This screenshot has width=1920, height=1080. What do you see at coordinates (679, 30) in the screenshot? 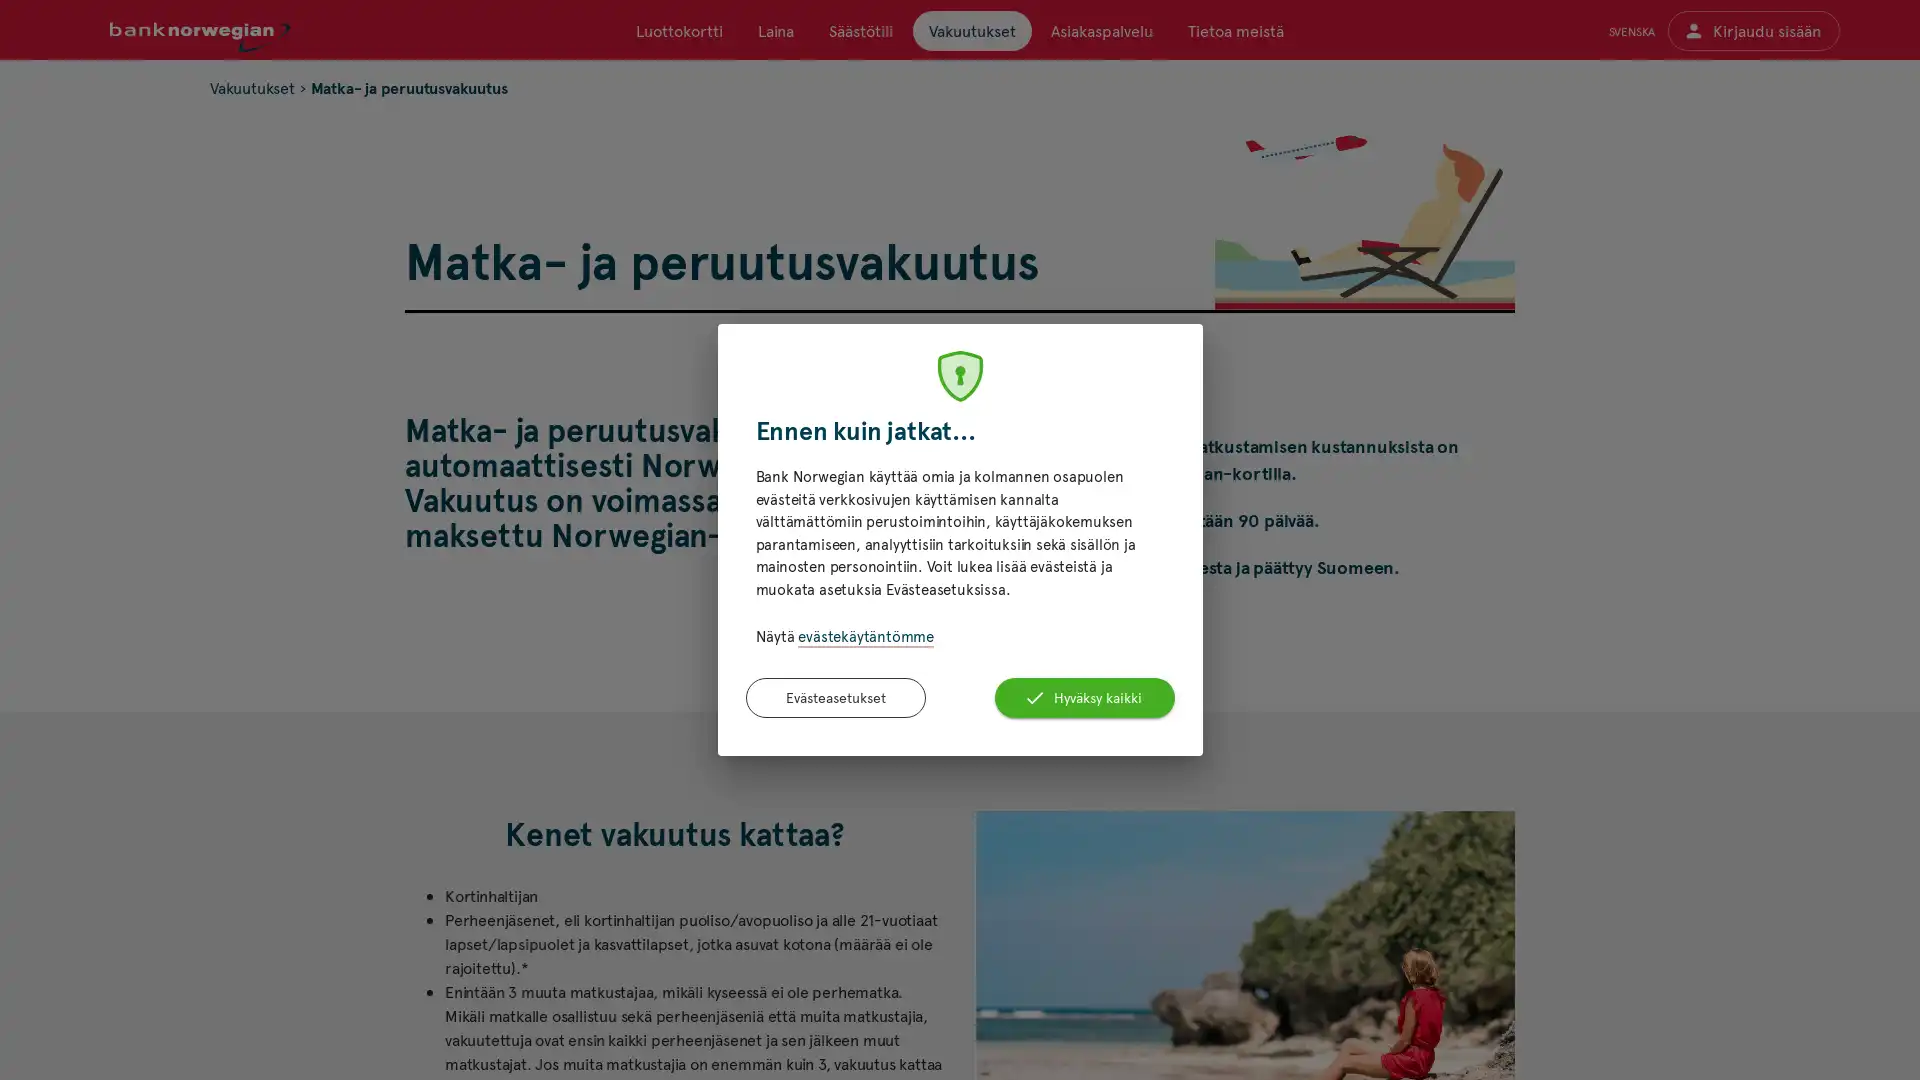
I see `Luottokortti` at bounding box center [679, 30].